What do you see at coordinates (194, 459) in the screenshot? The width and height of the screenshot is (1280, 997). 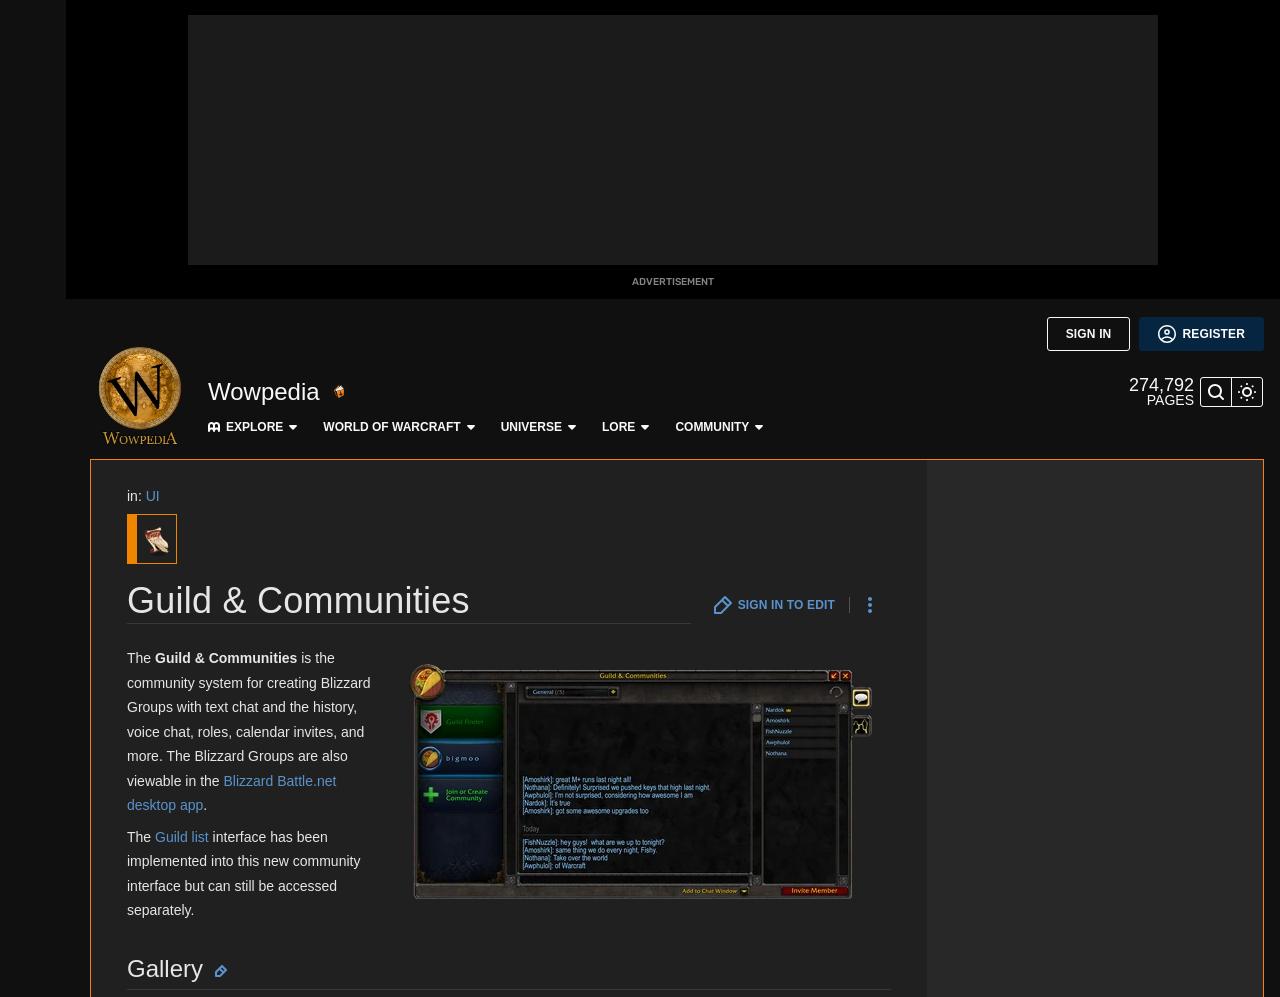 I see `'More Fandoms'` at bounding box center [194, 459].